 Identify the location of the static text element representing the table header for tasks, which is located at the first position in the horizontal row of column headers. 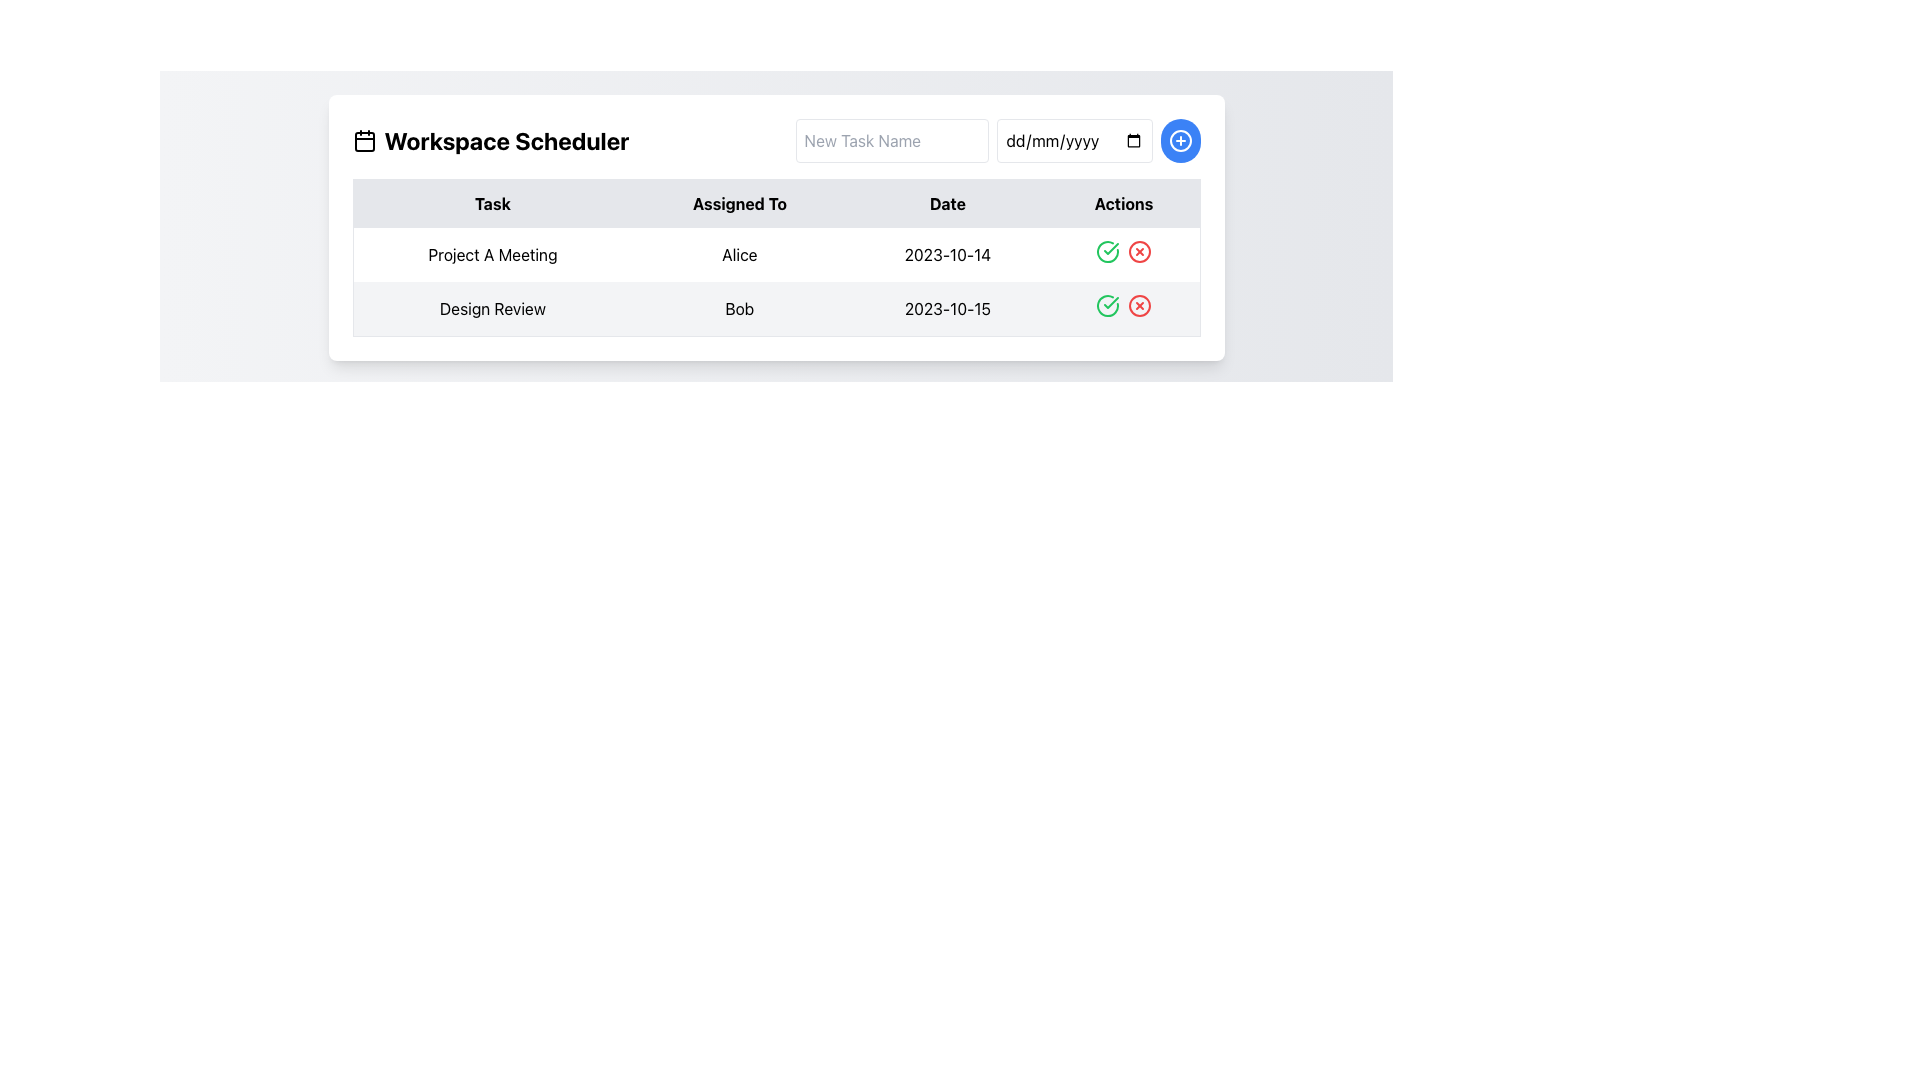
(492, 203).